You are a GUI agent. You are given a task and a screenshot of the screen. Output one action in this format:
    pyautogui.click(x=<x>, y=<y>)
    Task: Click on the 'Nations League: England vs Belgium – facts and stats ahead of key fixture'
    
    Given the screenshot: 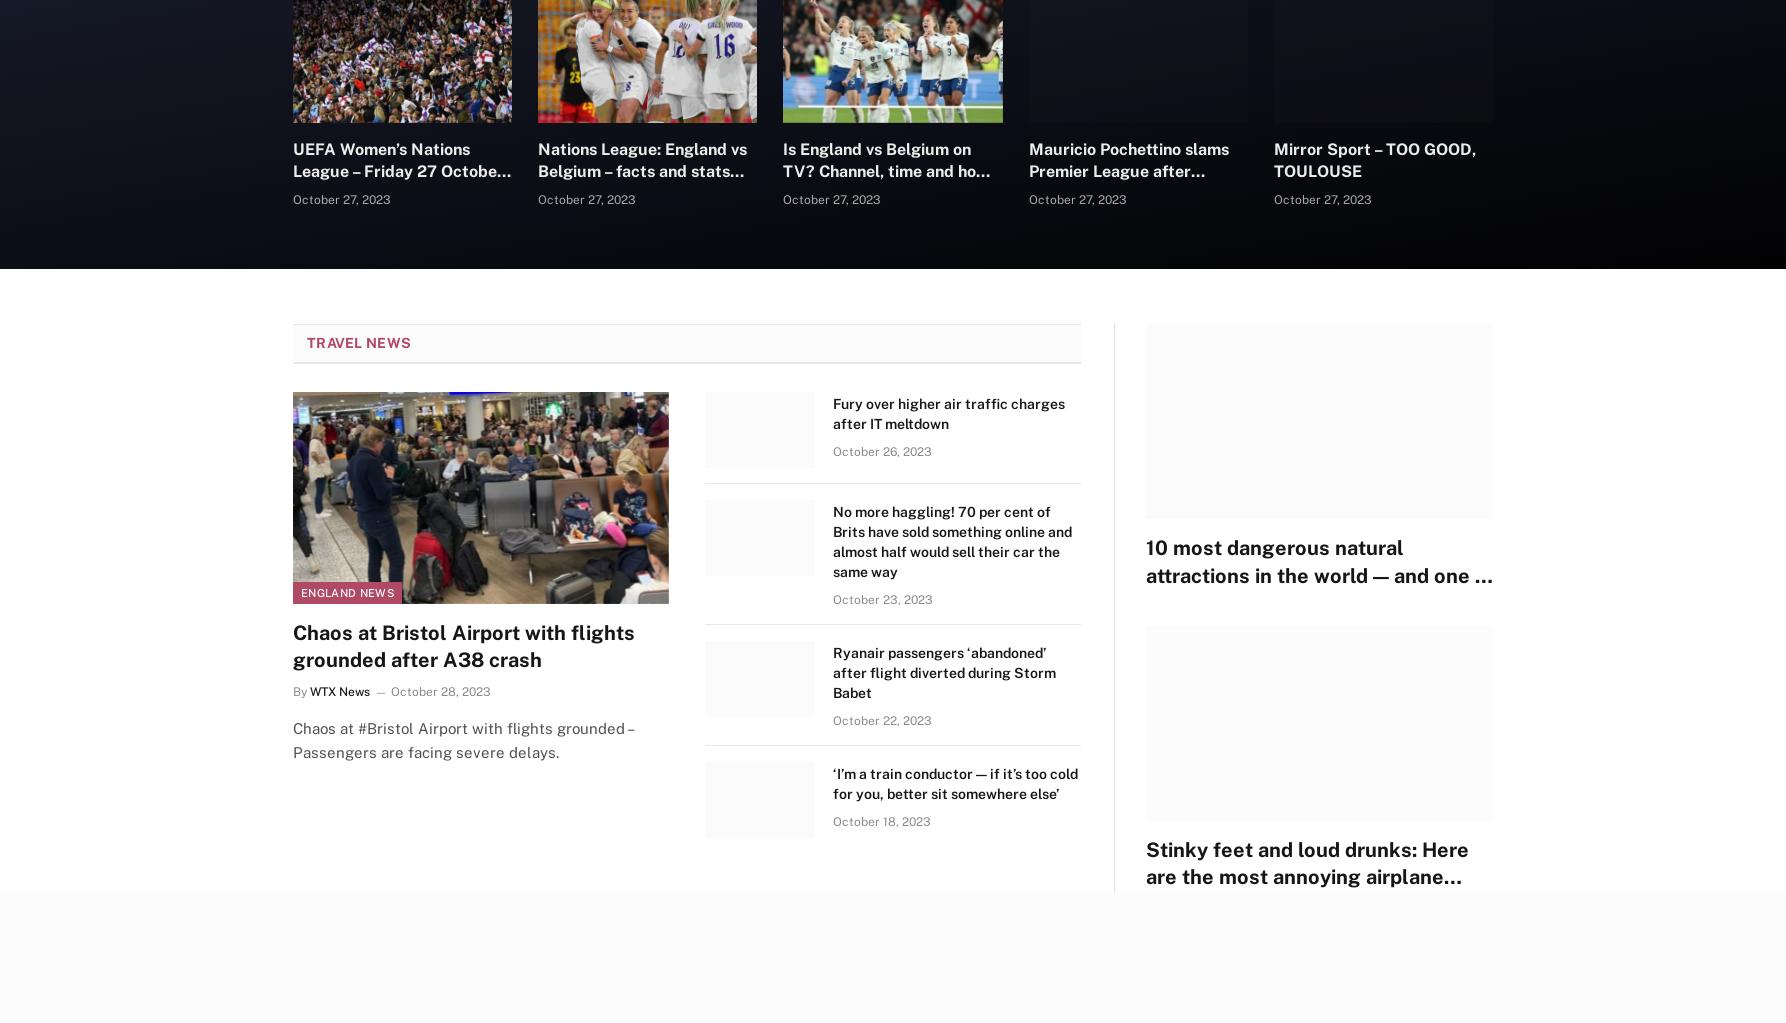 What is the action you would take?
    pyautogui.click(x=642, y=170)
    